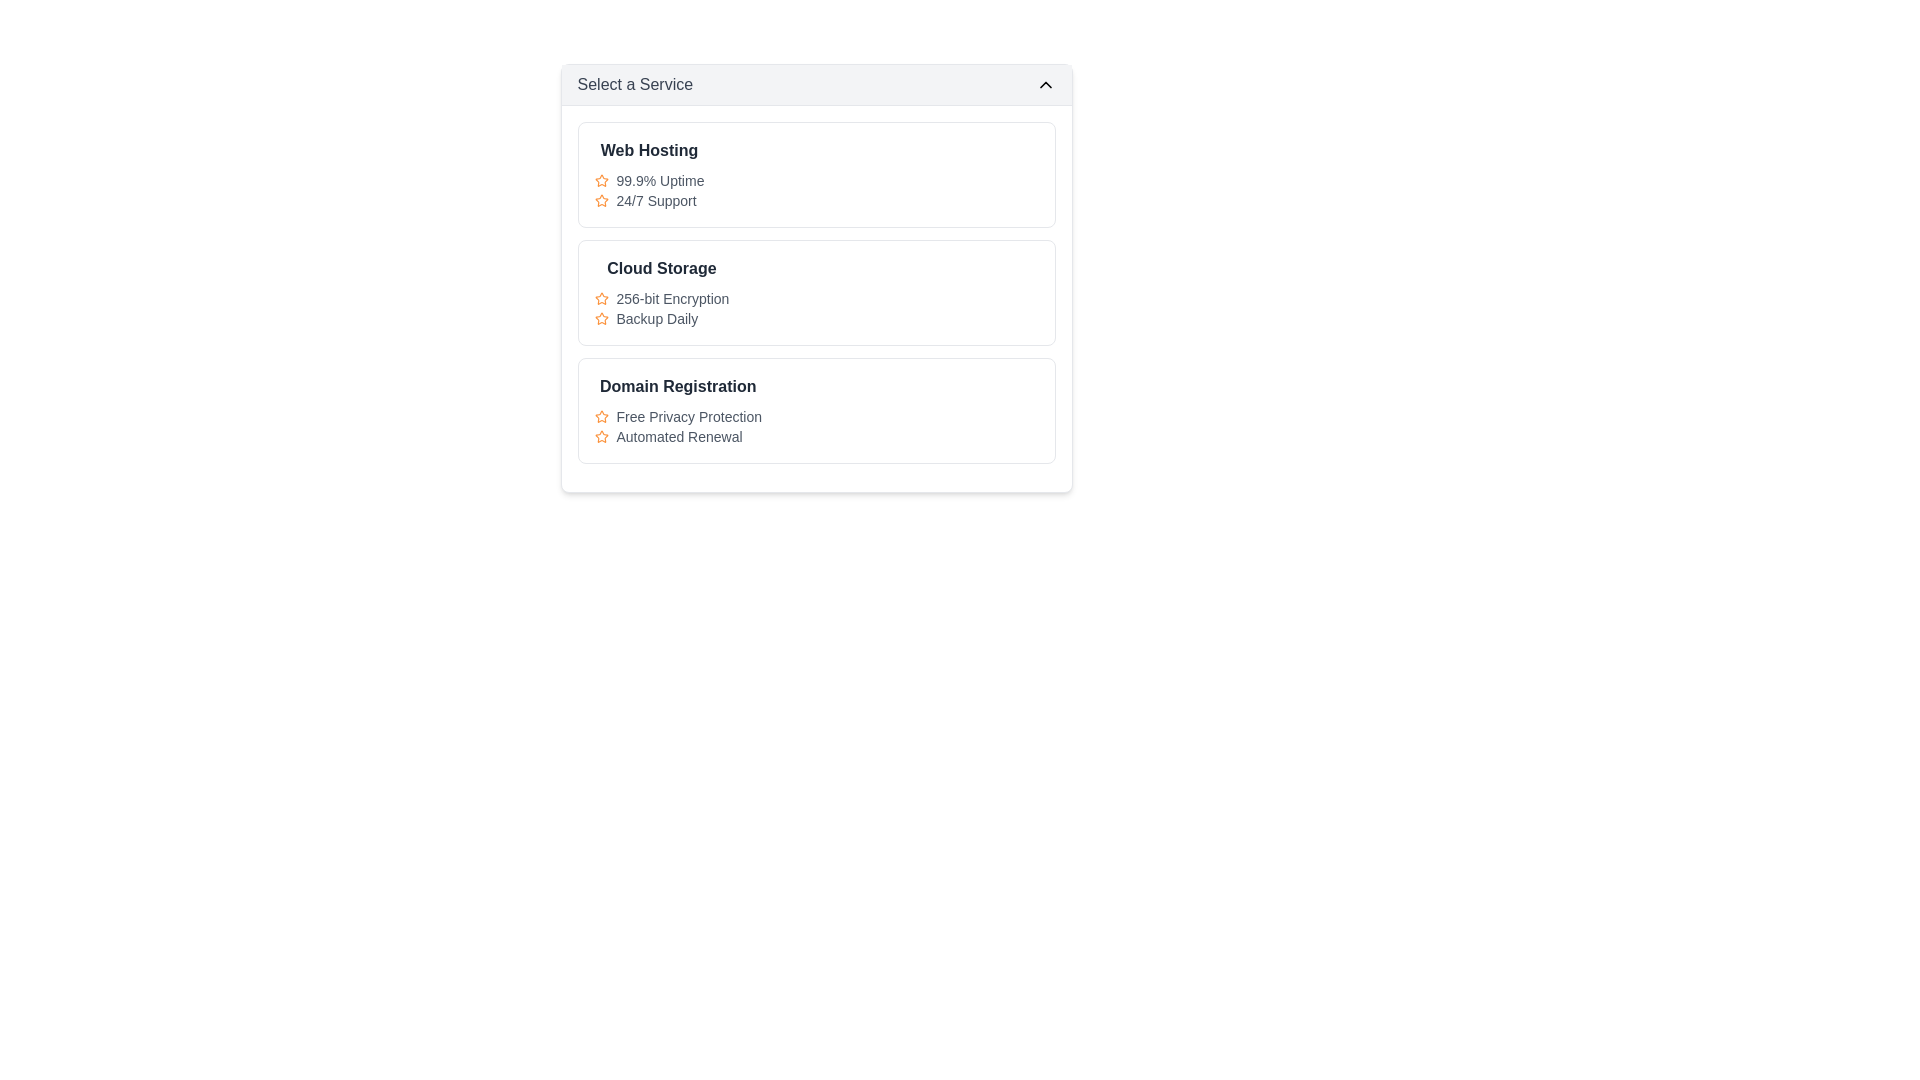 The height and width of the screenshot is (1080, 1920). I want to click on the small orange star-shaped icon located next to the '24/7 Support' text in the 'Web Hosting' section, so click(600, 200).